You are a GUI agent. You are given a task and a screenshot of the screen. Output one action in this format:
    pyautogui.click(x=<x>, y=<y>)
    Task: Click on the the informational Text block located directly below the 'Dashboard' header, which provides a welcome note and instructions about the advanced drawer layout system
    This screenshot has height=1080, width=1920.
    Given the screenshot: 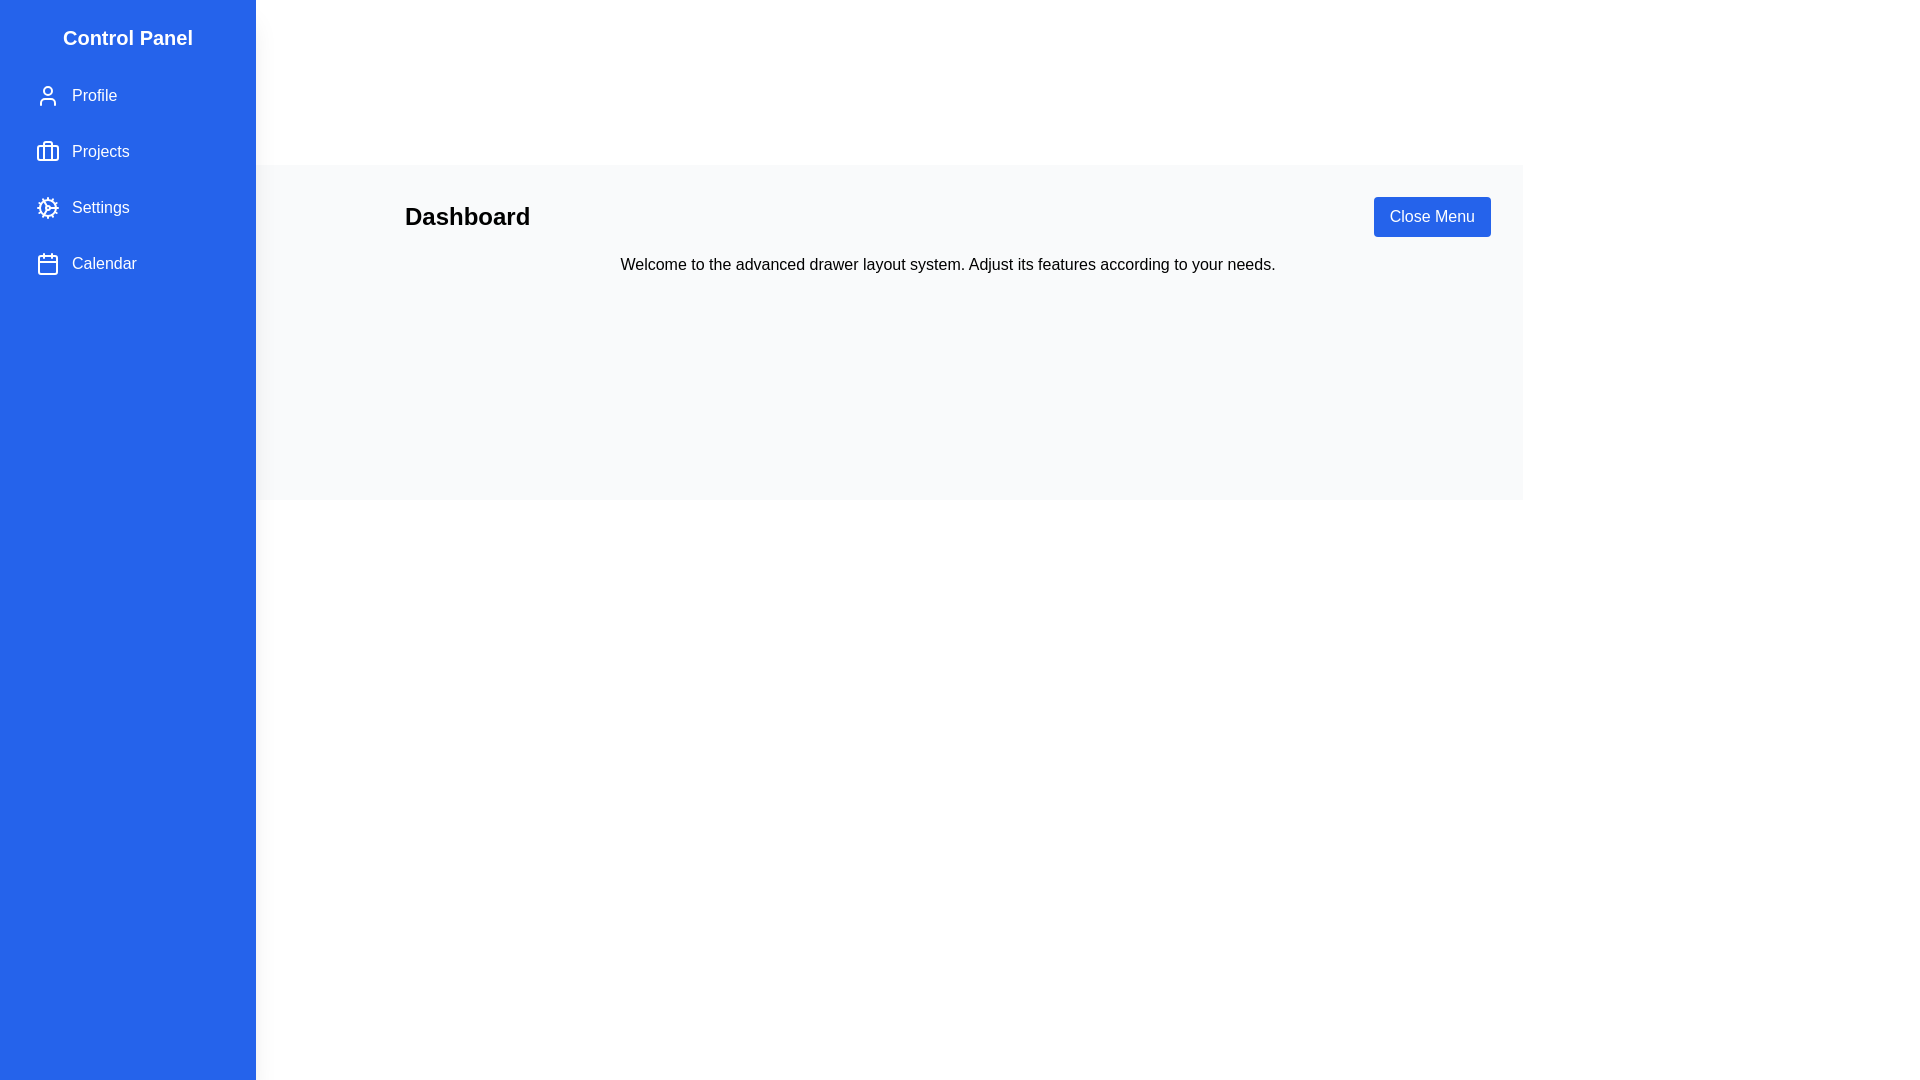 What is the action you would take?
    pyautogui.click(x=947, y=264)
    